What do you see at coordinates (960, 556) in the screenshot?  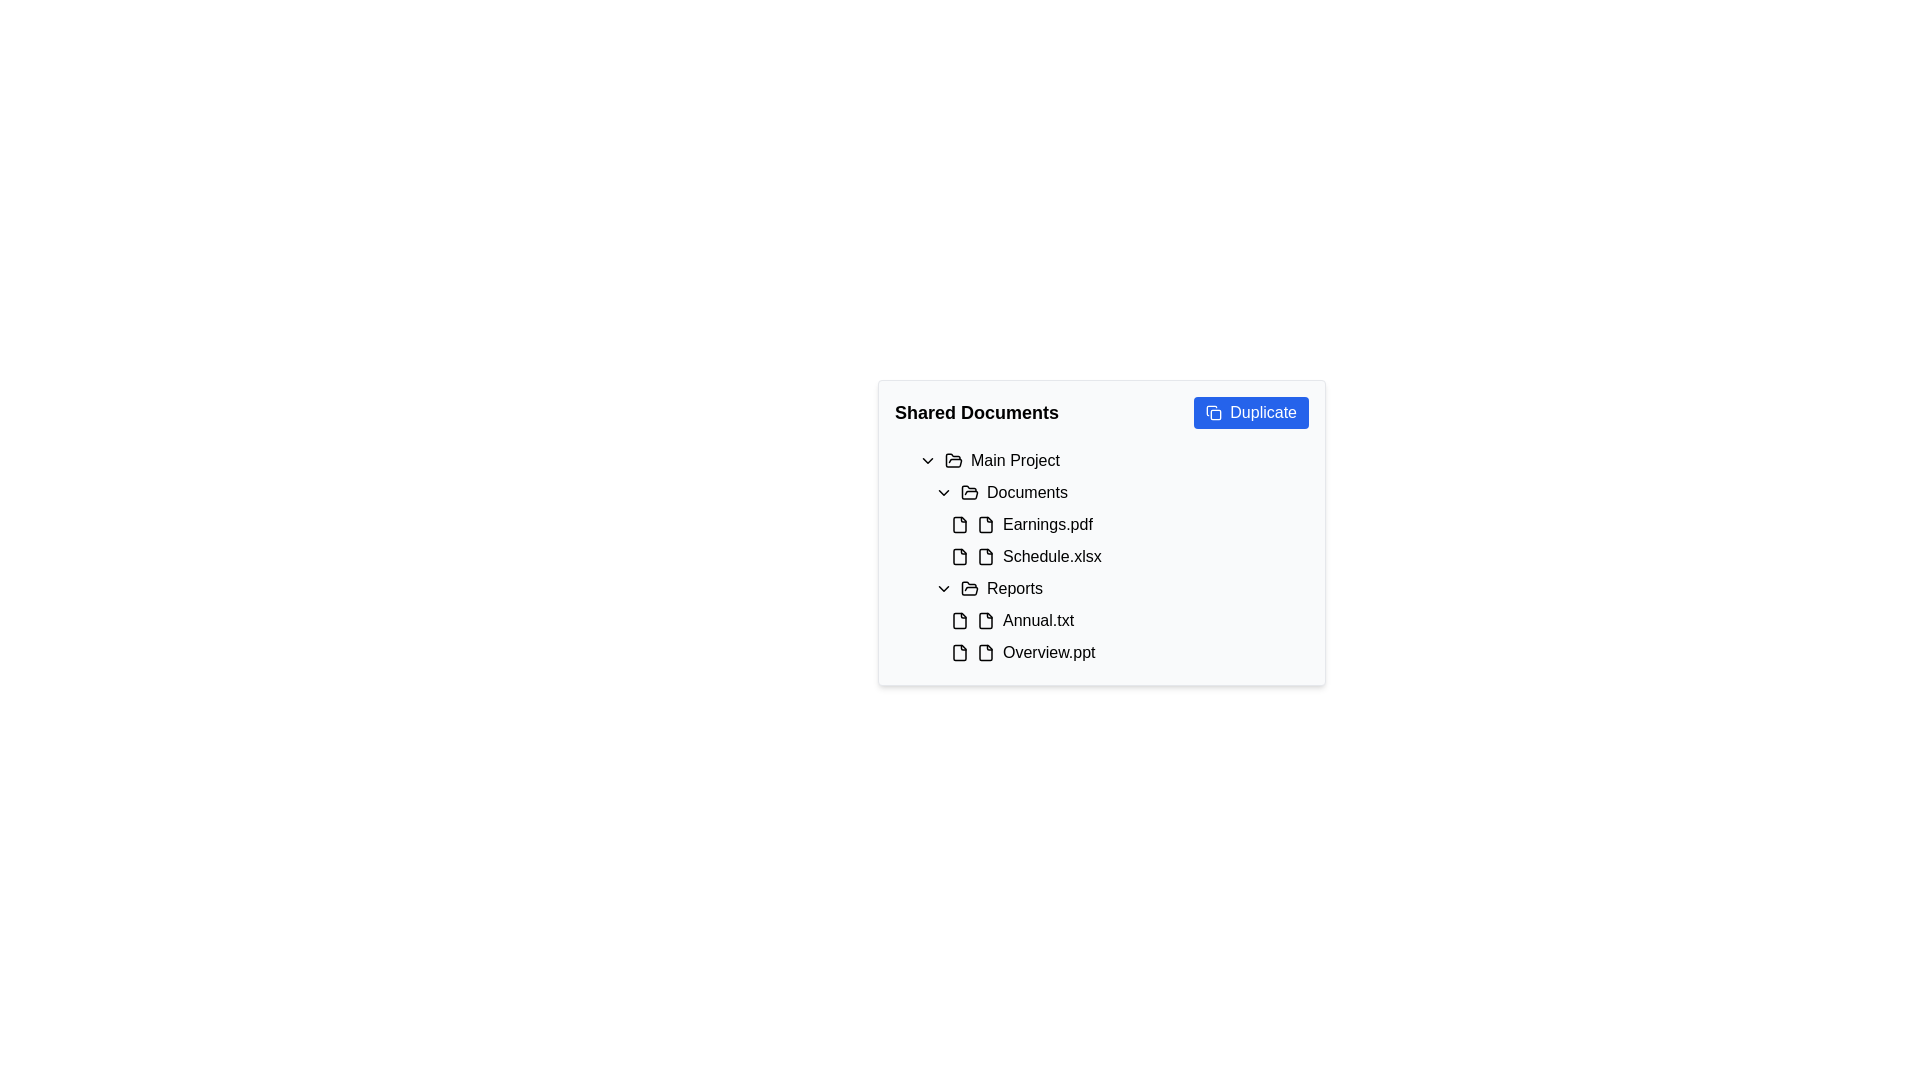 I see `the file item icon associated with 'Schedule.xlsx' located in the documents list by clicking on it` at bounding box center [960, 556].